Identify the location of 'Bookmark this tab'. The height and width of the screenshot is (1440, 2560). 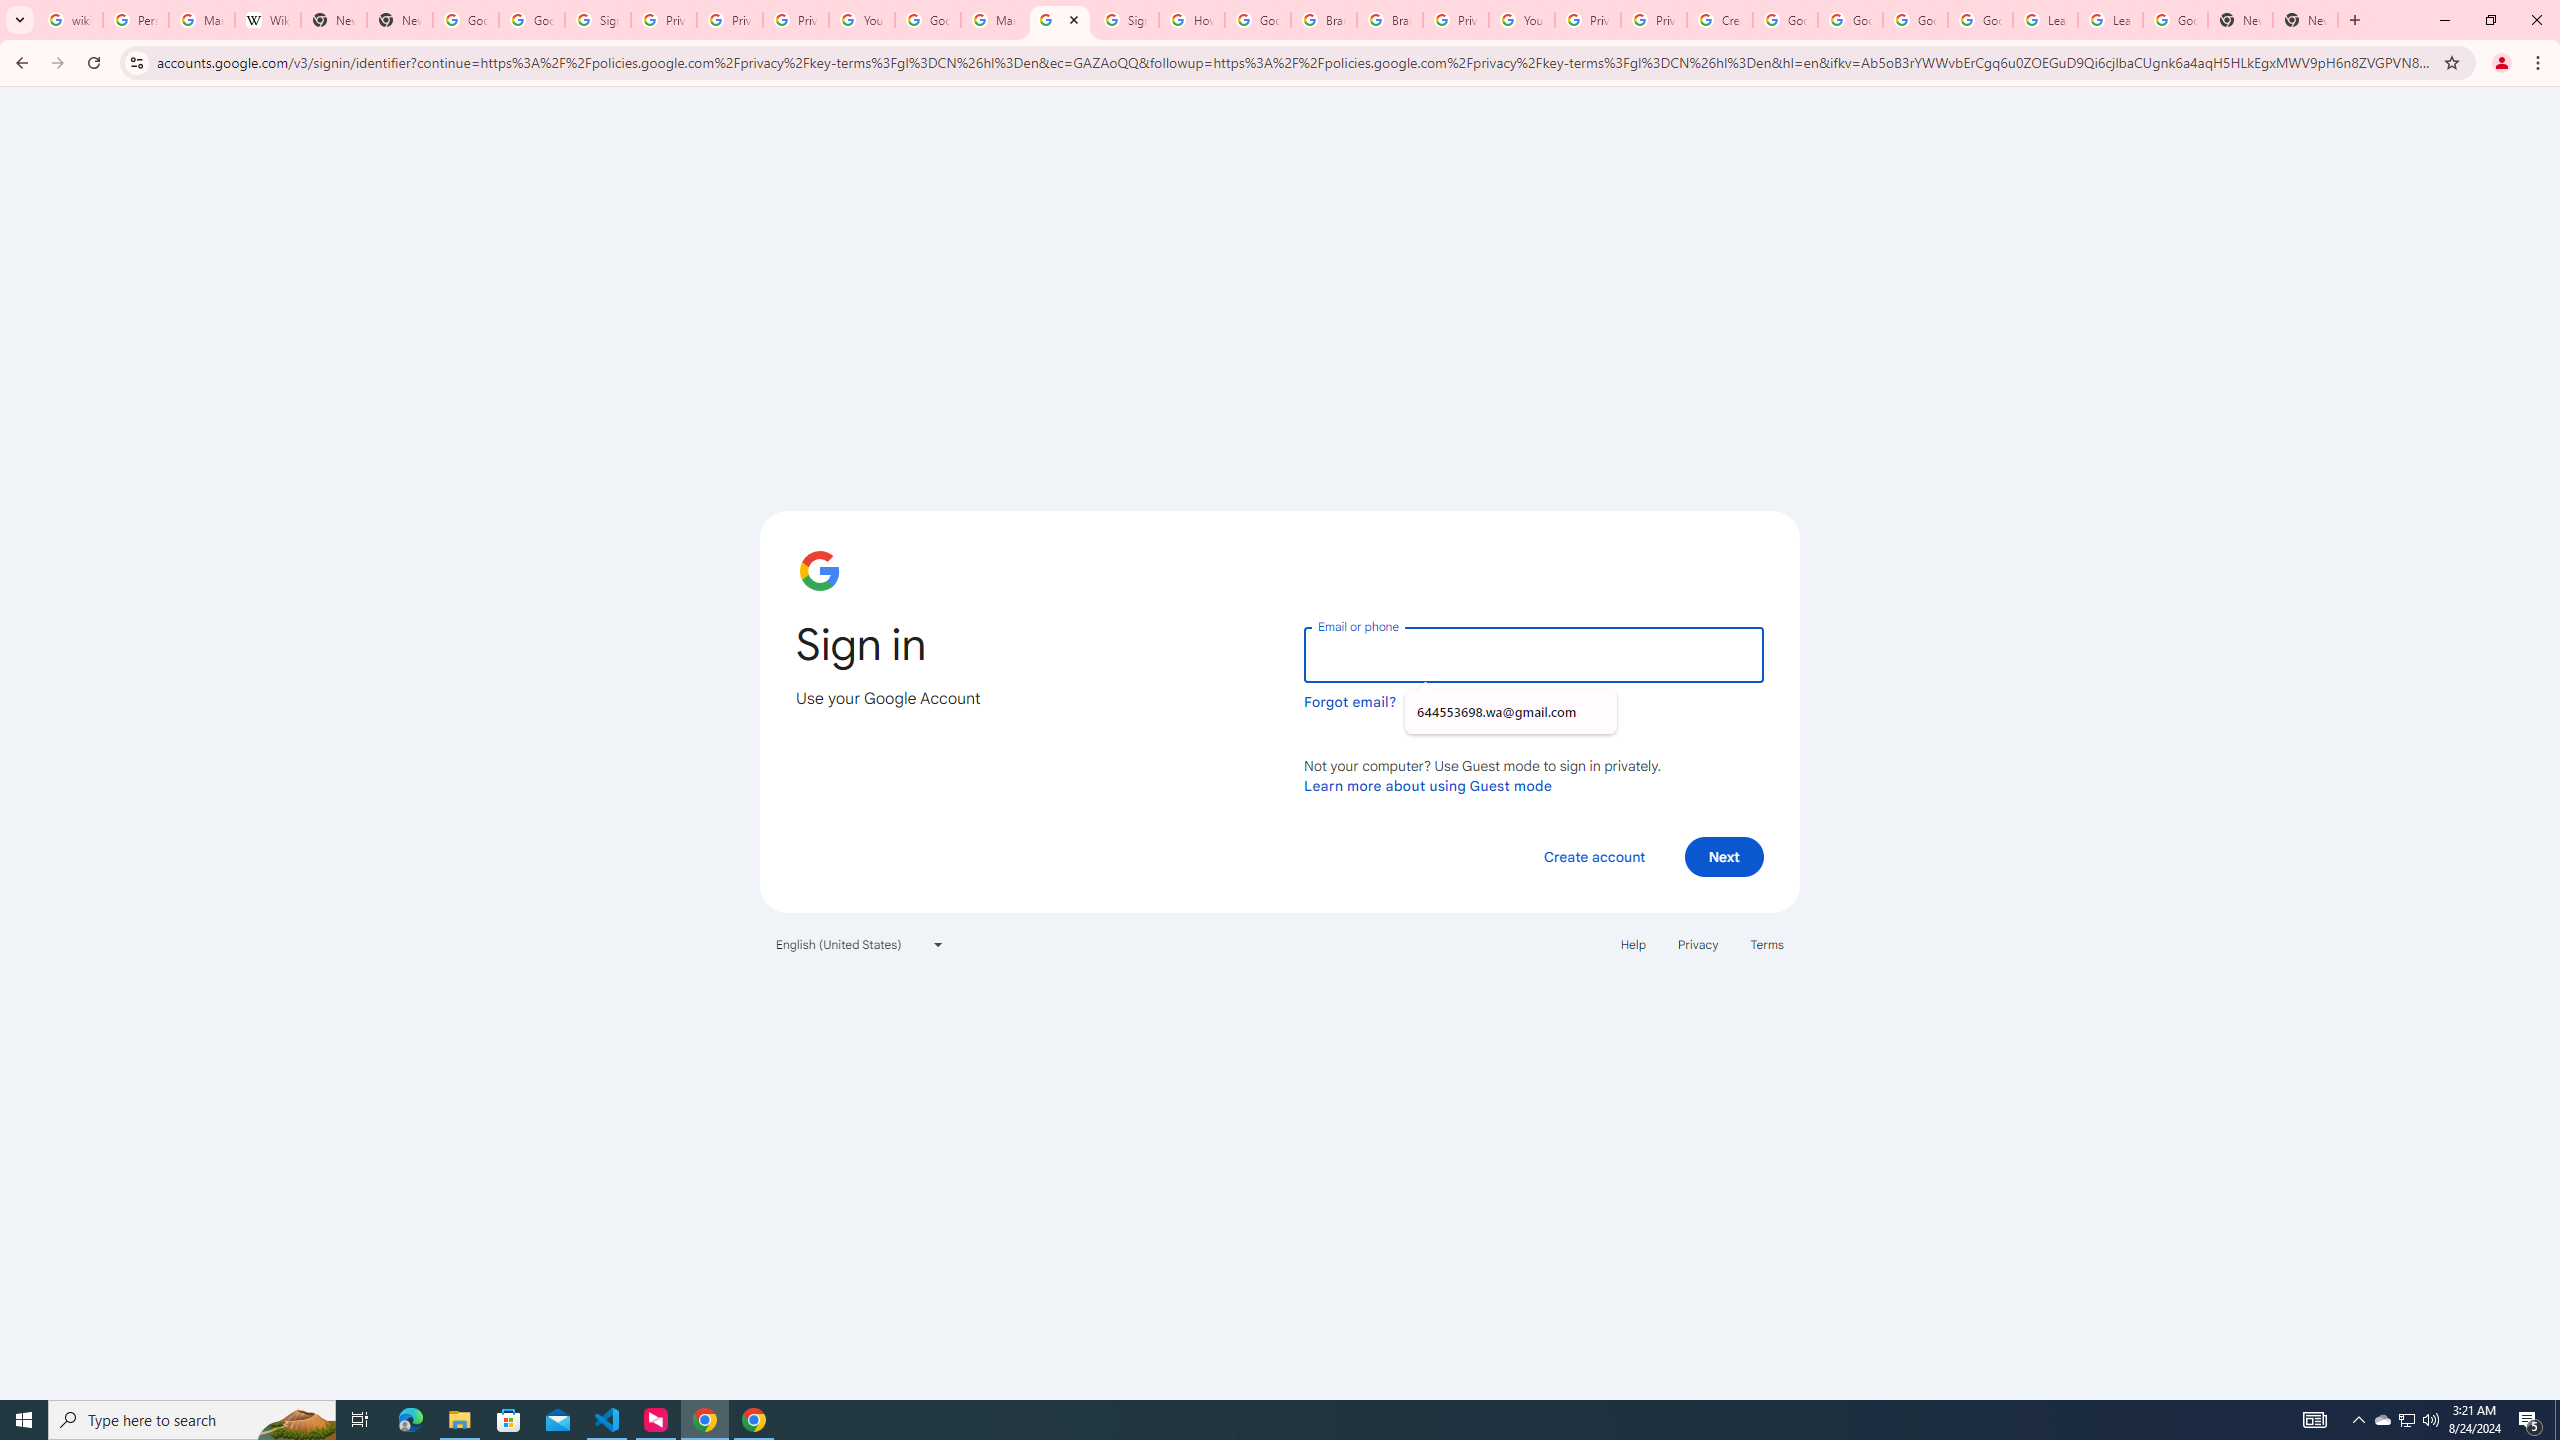
(2450, 61).